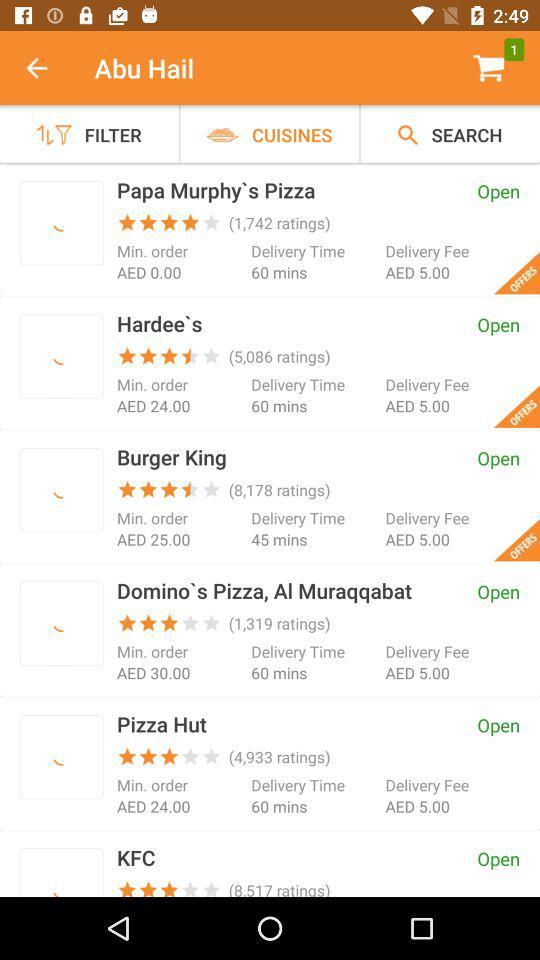 The height and width of the screenshot is (960, 540). Describe the element at coordinates (61, 489) in the screenshot. I see `order here` at that location.